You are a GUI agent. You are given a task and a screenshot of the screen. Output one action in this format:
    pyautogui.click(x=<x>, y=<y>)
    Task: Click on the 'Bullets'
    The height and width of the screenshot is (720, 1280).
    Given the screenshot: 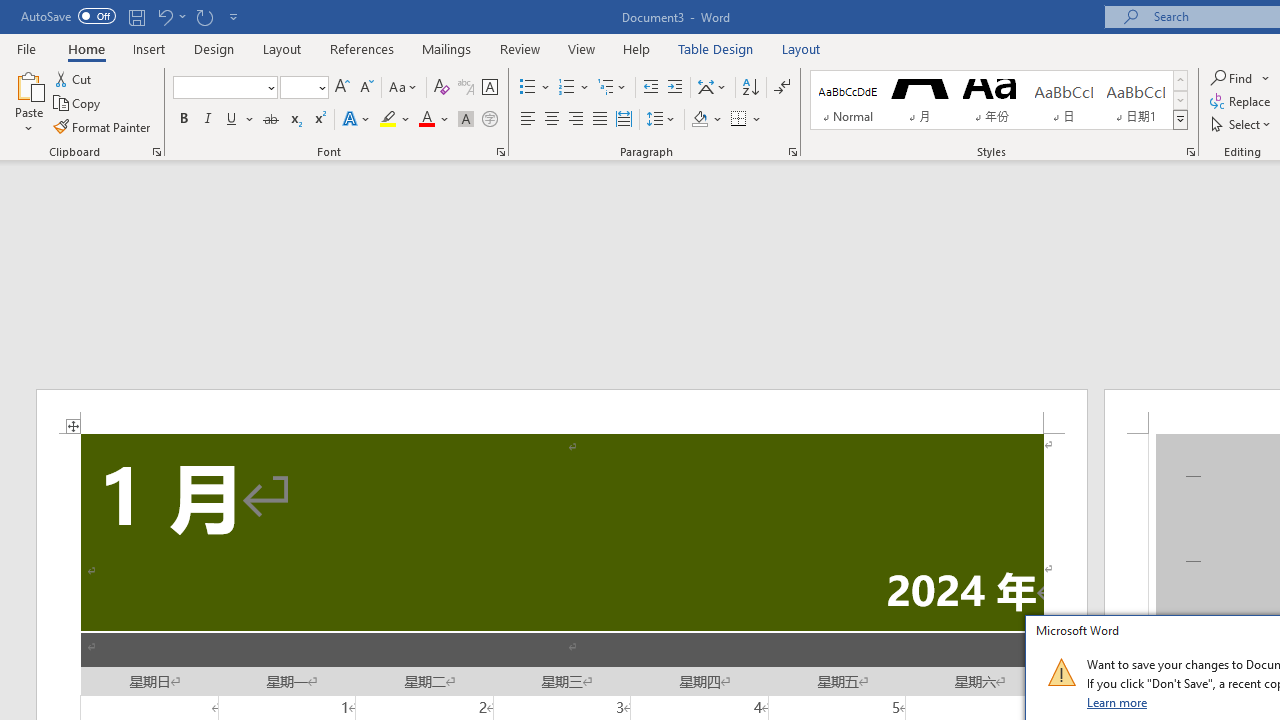 What is the action you would take?
    pyautogui.click(x=528, y=86)
    